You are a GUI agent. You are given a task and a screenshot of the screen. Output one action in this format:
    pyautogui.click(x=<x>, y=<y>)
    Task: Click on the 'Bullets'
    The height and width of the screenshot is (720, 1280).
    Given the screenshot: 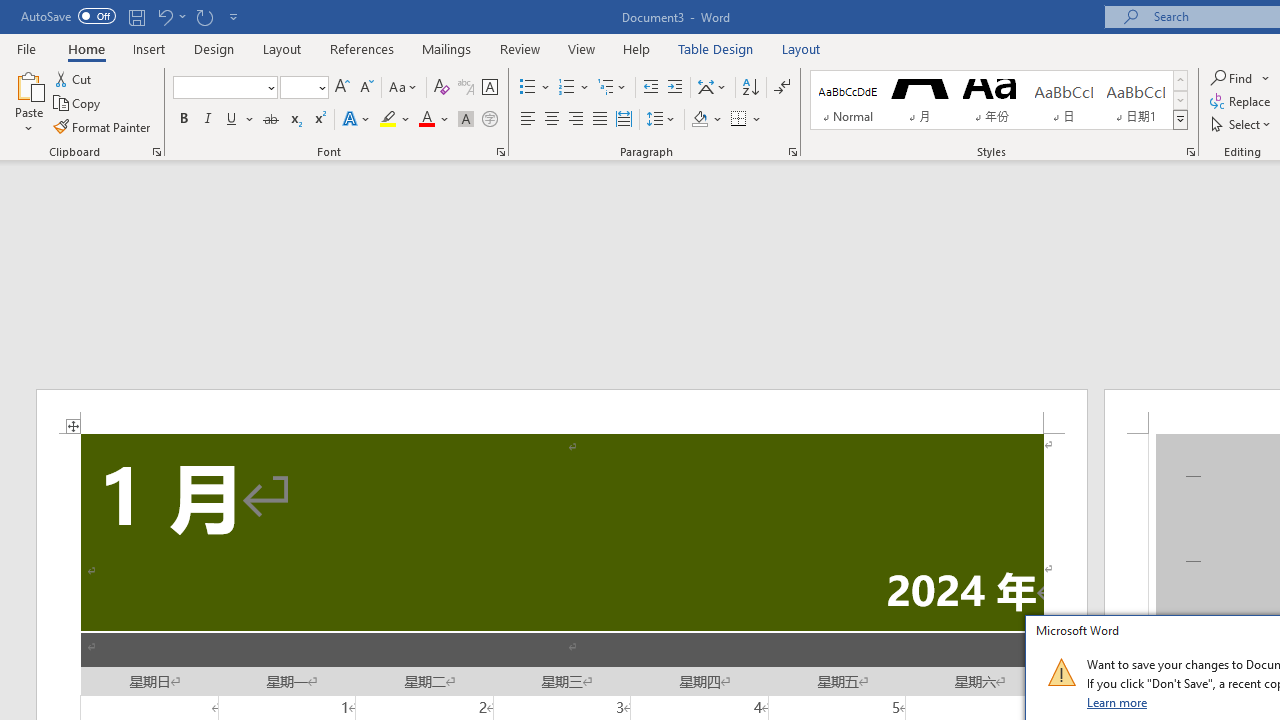 What is the action you would take?
    pyautogui.click(x=528, y=86)
    